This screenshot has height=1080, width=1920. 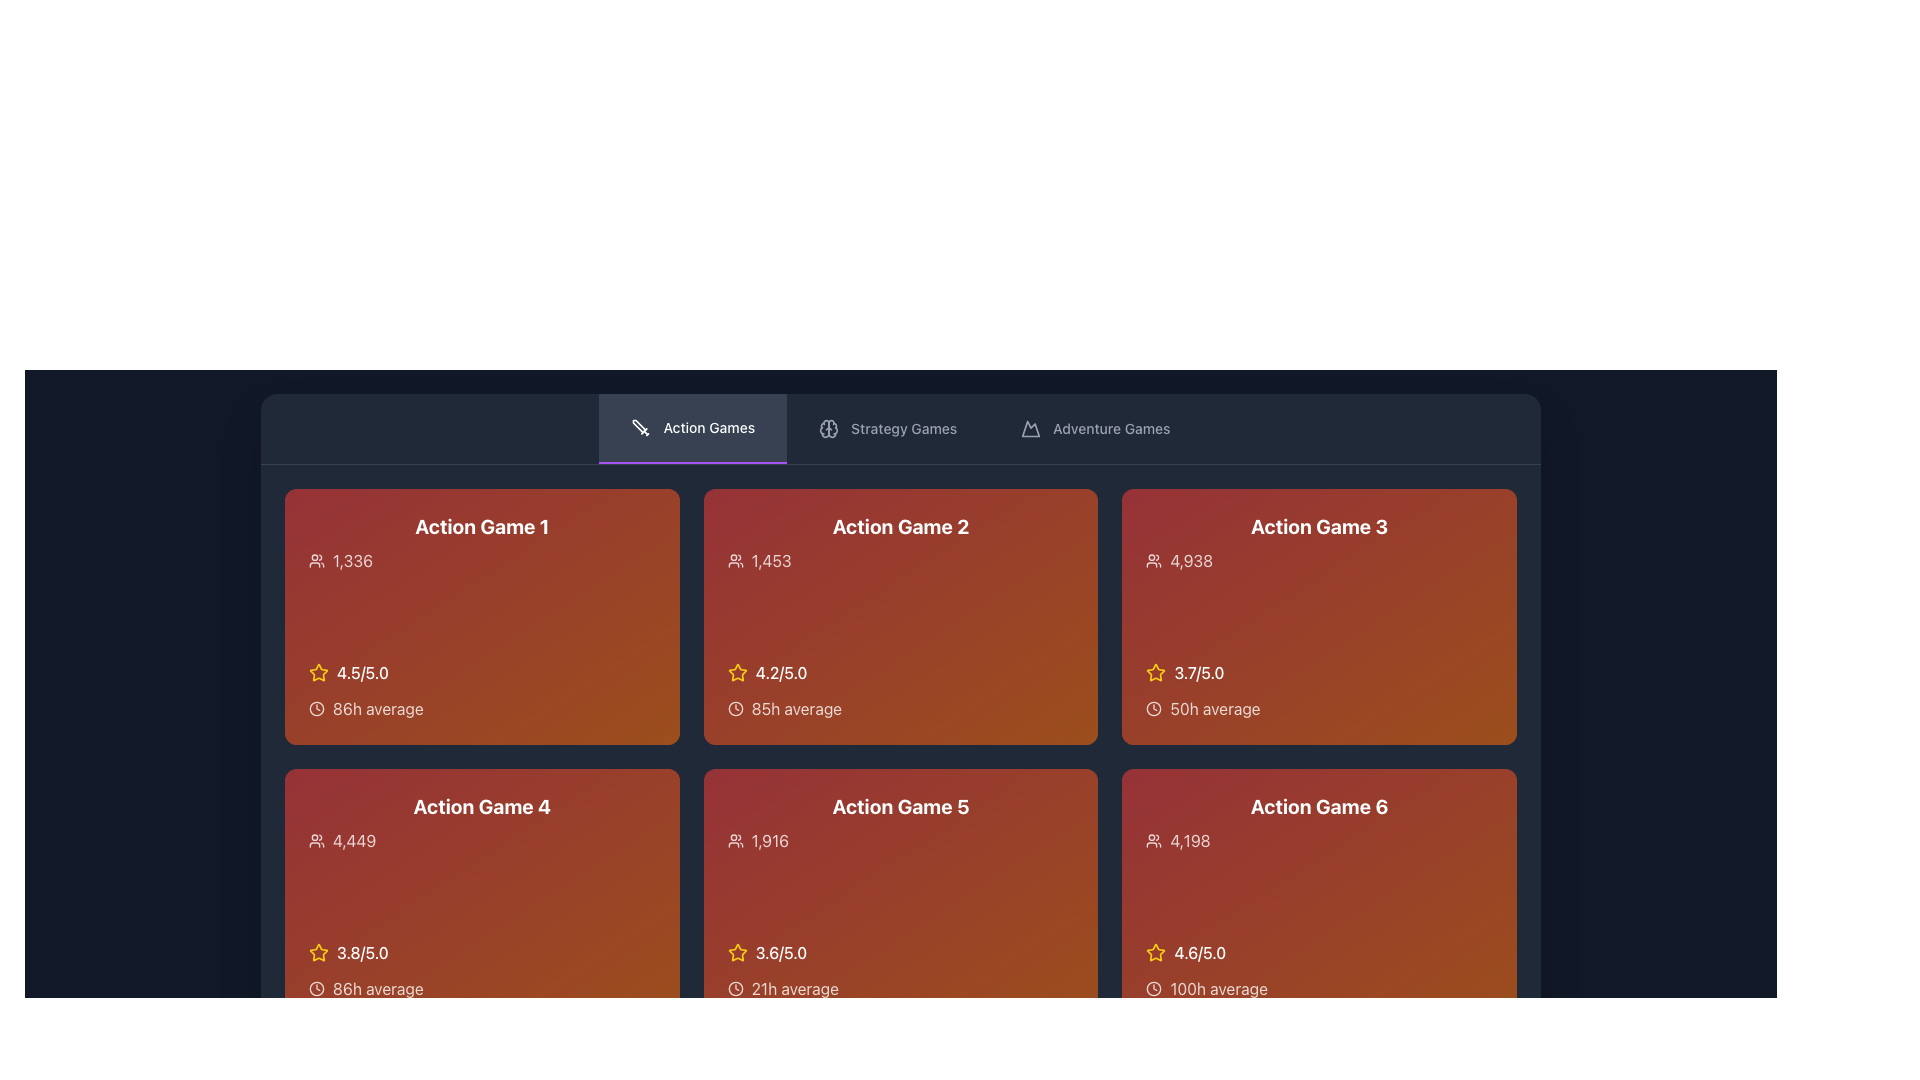 What do you see at coordinates (1110, 427) in the screenshot?
I see `the 'Adventure Games' text element located in the right section of the horizontal navigation menu` at bounding box center [1110, 427].